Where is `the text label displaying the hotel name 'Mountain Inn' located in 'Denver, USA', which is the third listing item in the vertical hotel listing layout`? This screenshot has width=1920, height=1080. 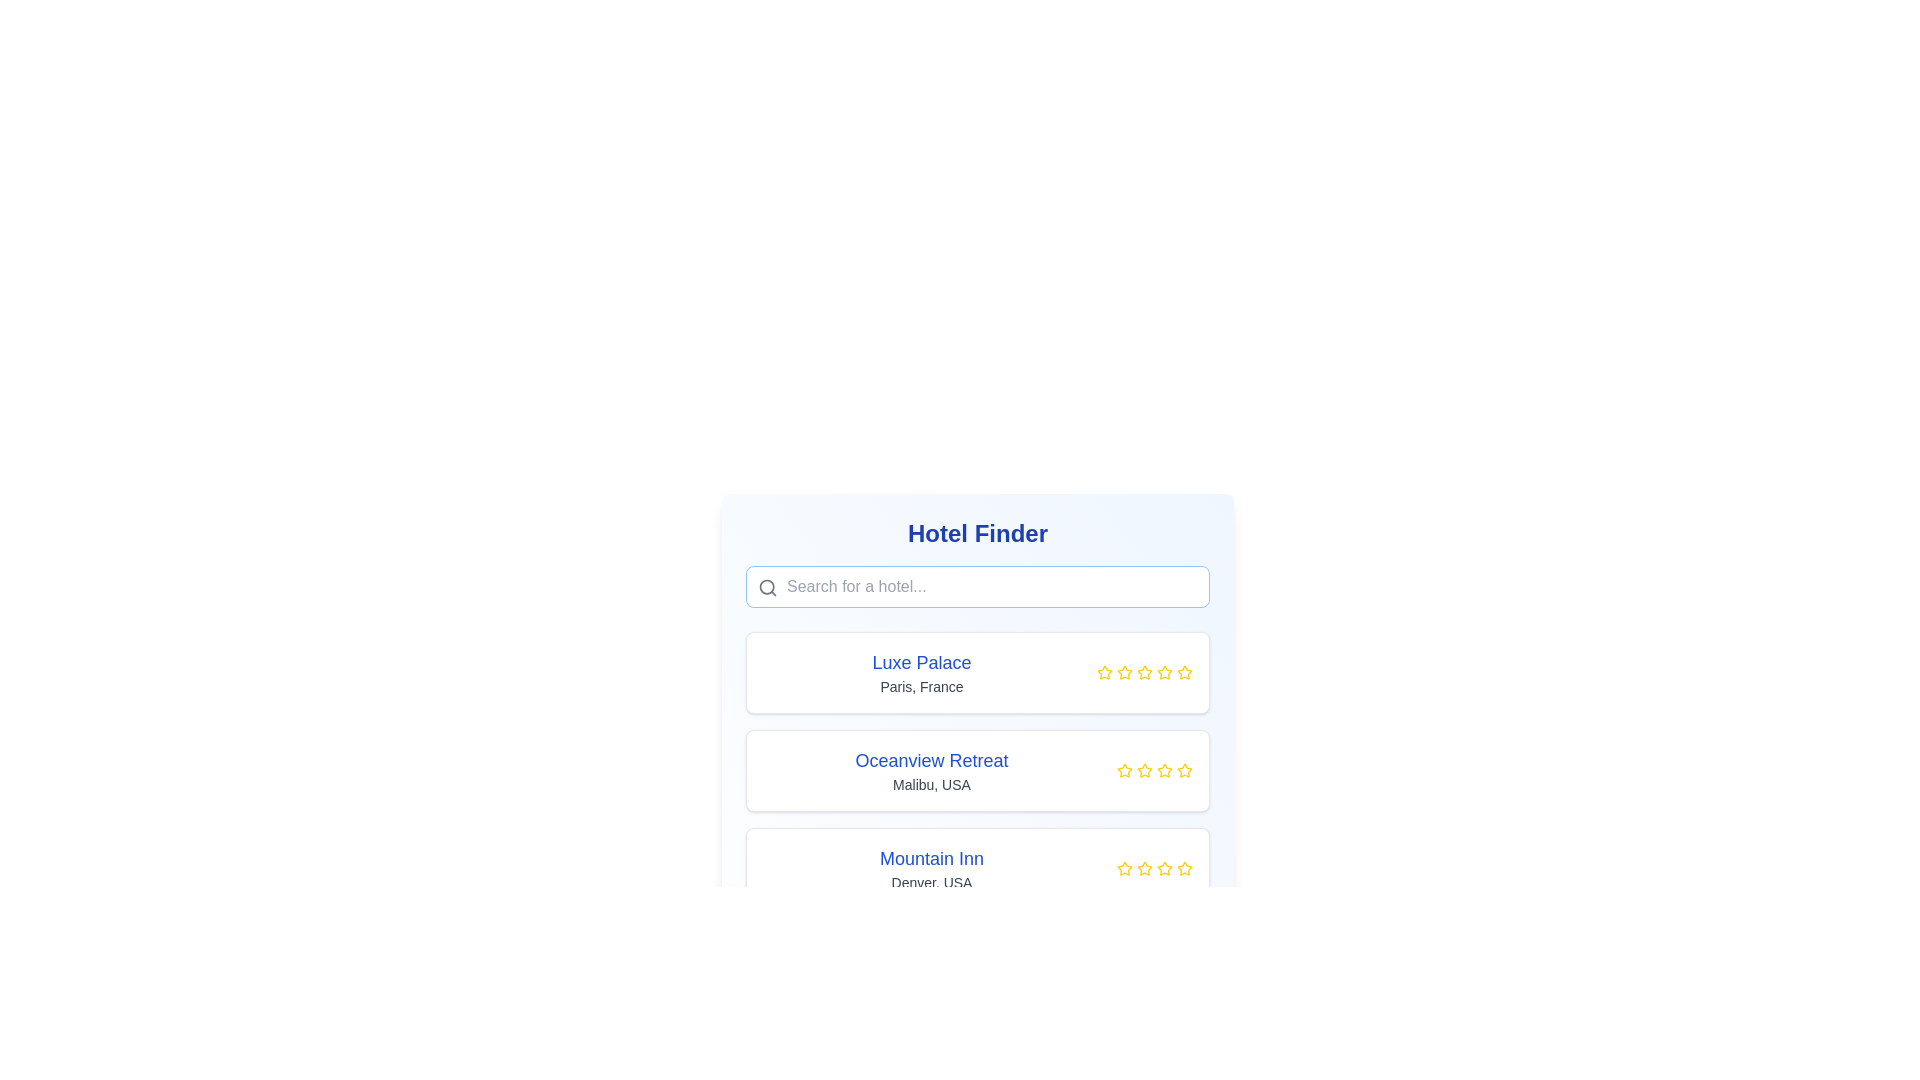
the text label displaying the hotel name 'Mountain Inn' located in 'Denver, USA', which is the third listing item in the vertical hotel listing layout is located at coordinates (930, 867).